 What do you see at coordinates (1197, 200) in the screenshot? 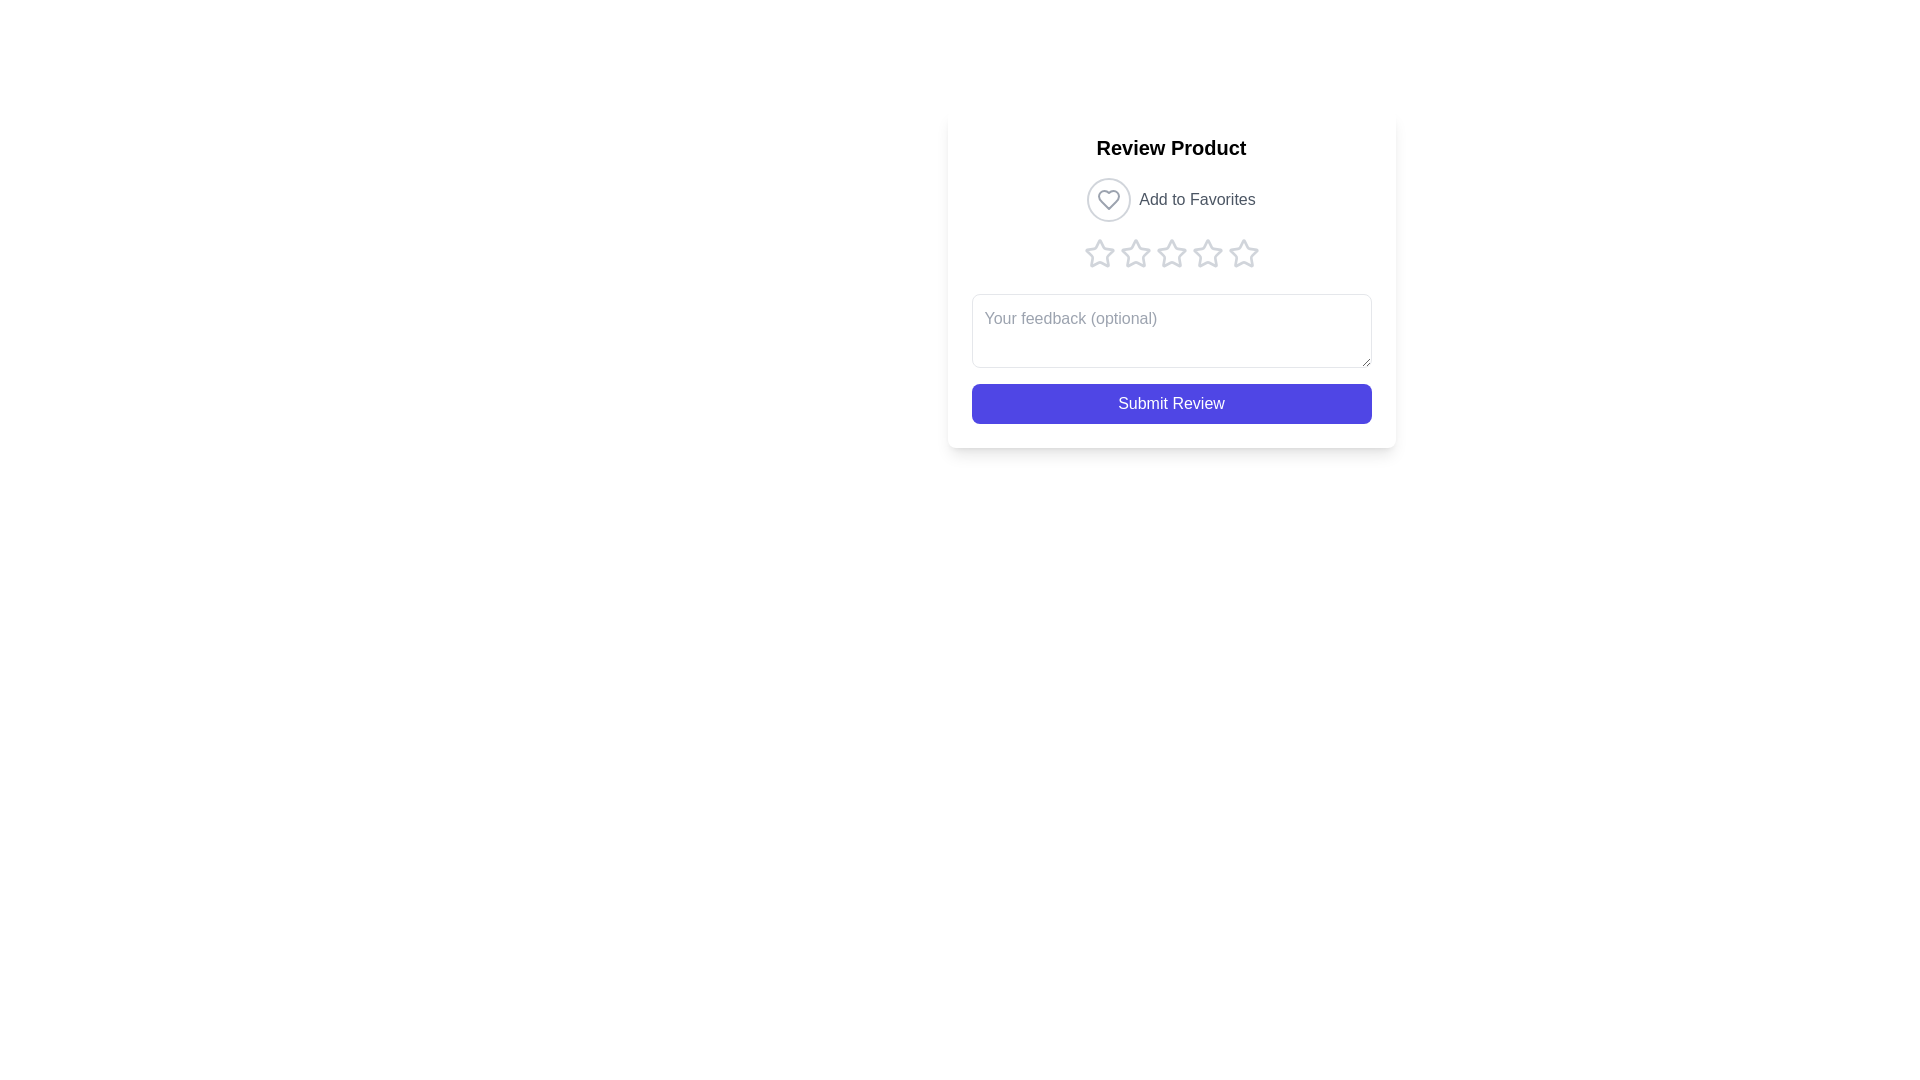
I see `the 'Add to Favorites' text label, which is styled with a clean gray font and is located to the right of a heart icon at the top of the interface` at bounding box center [1197, 200].